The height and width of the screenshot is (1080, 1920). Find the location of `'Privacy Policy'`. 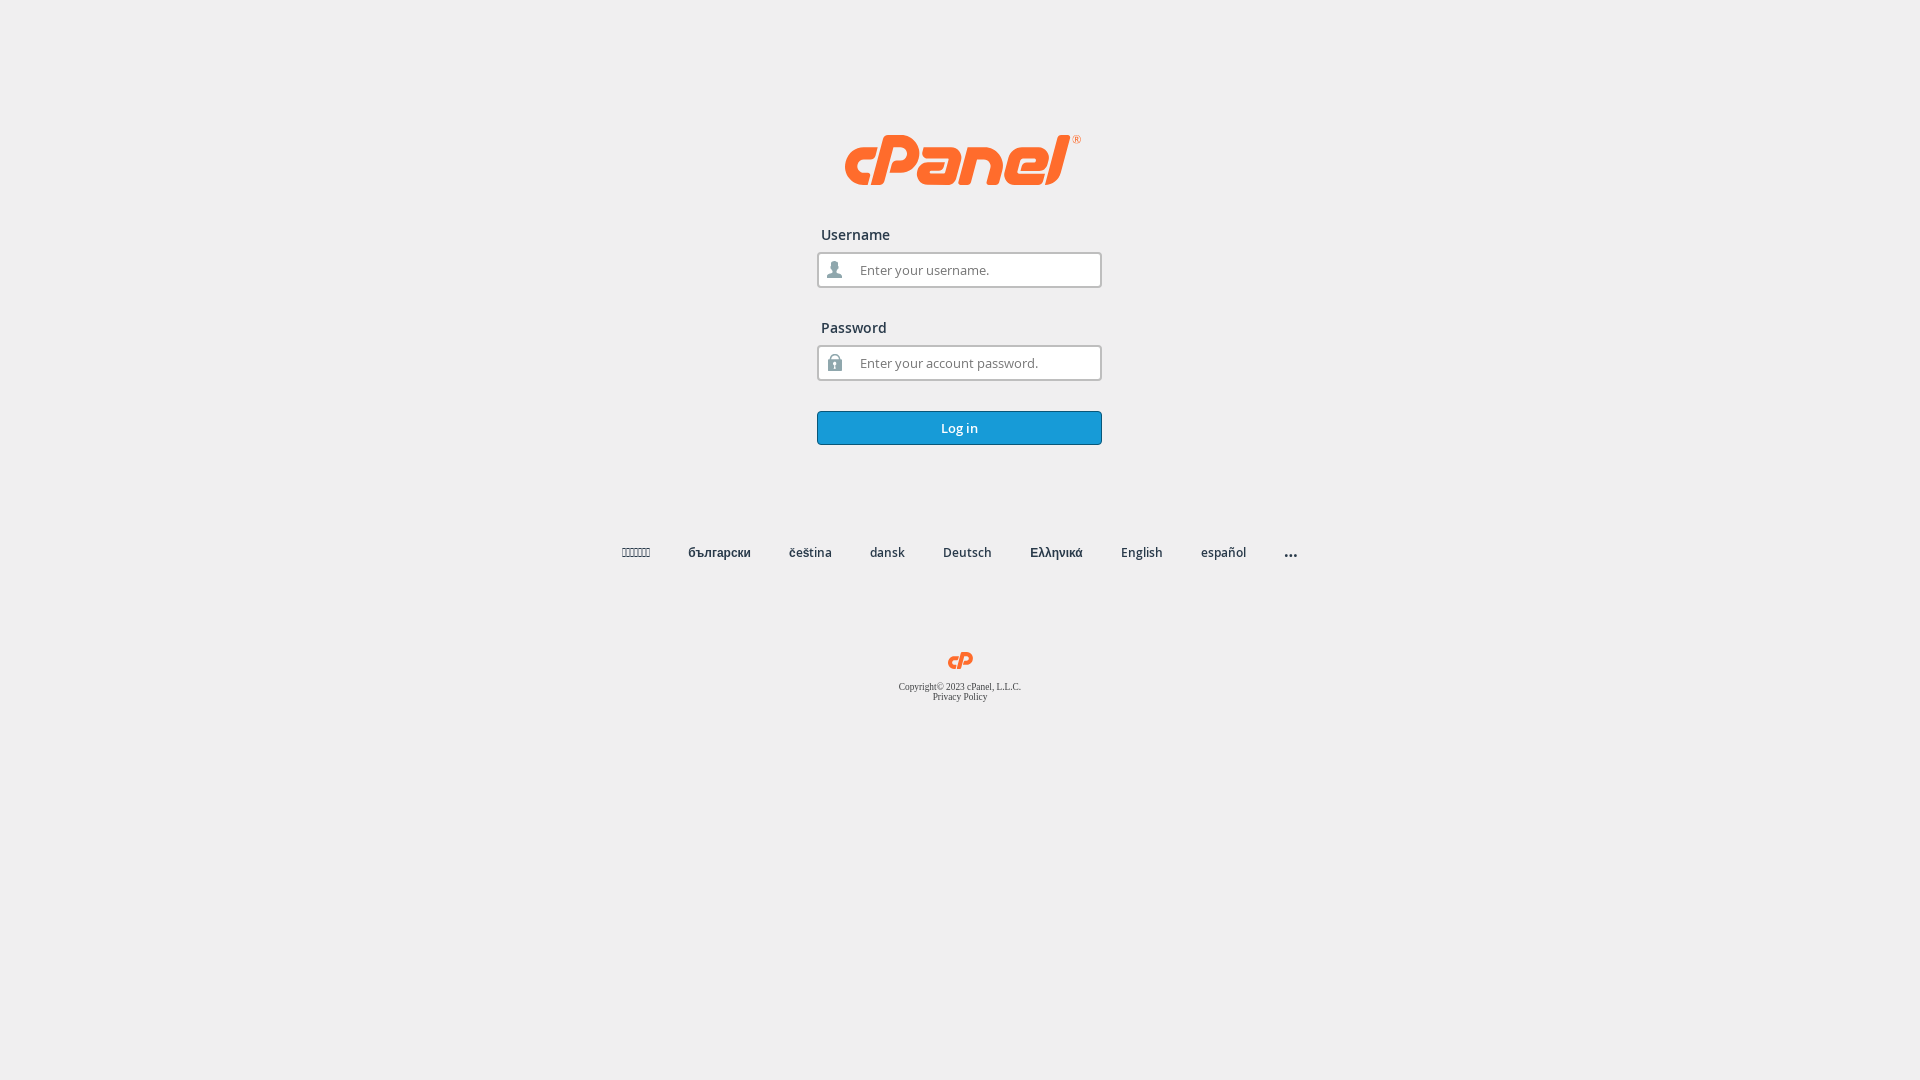

'Privacy Policy' is located at coordinates (960, 696).